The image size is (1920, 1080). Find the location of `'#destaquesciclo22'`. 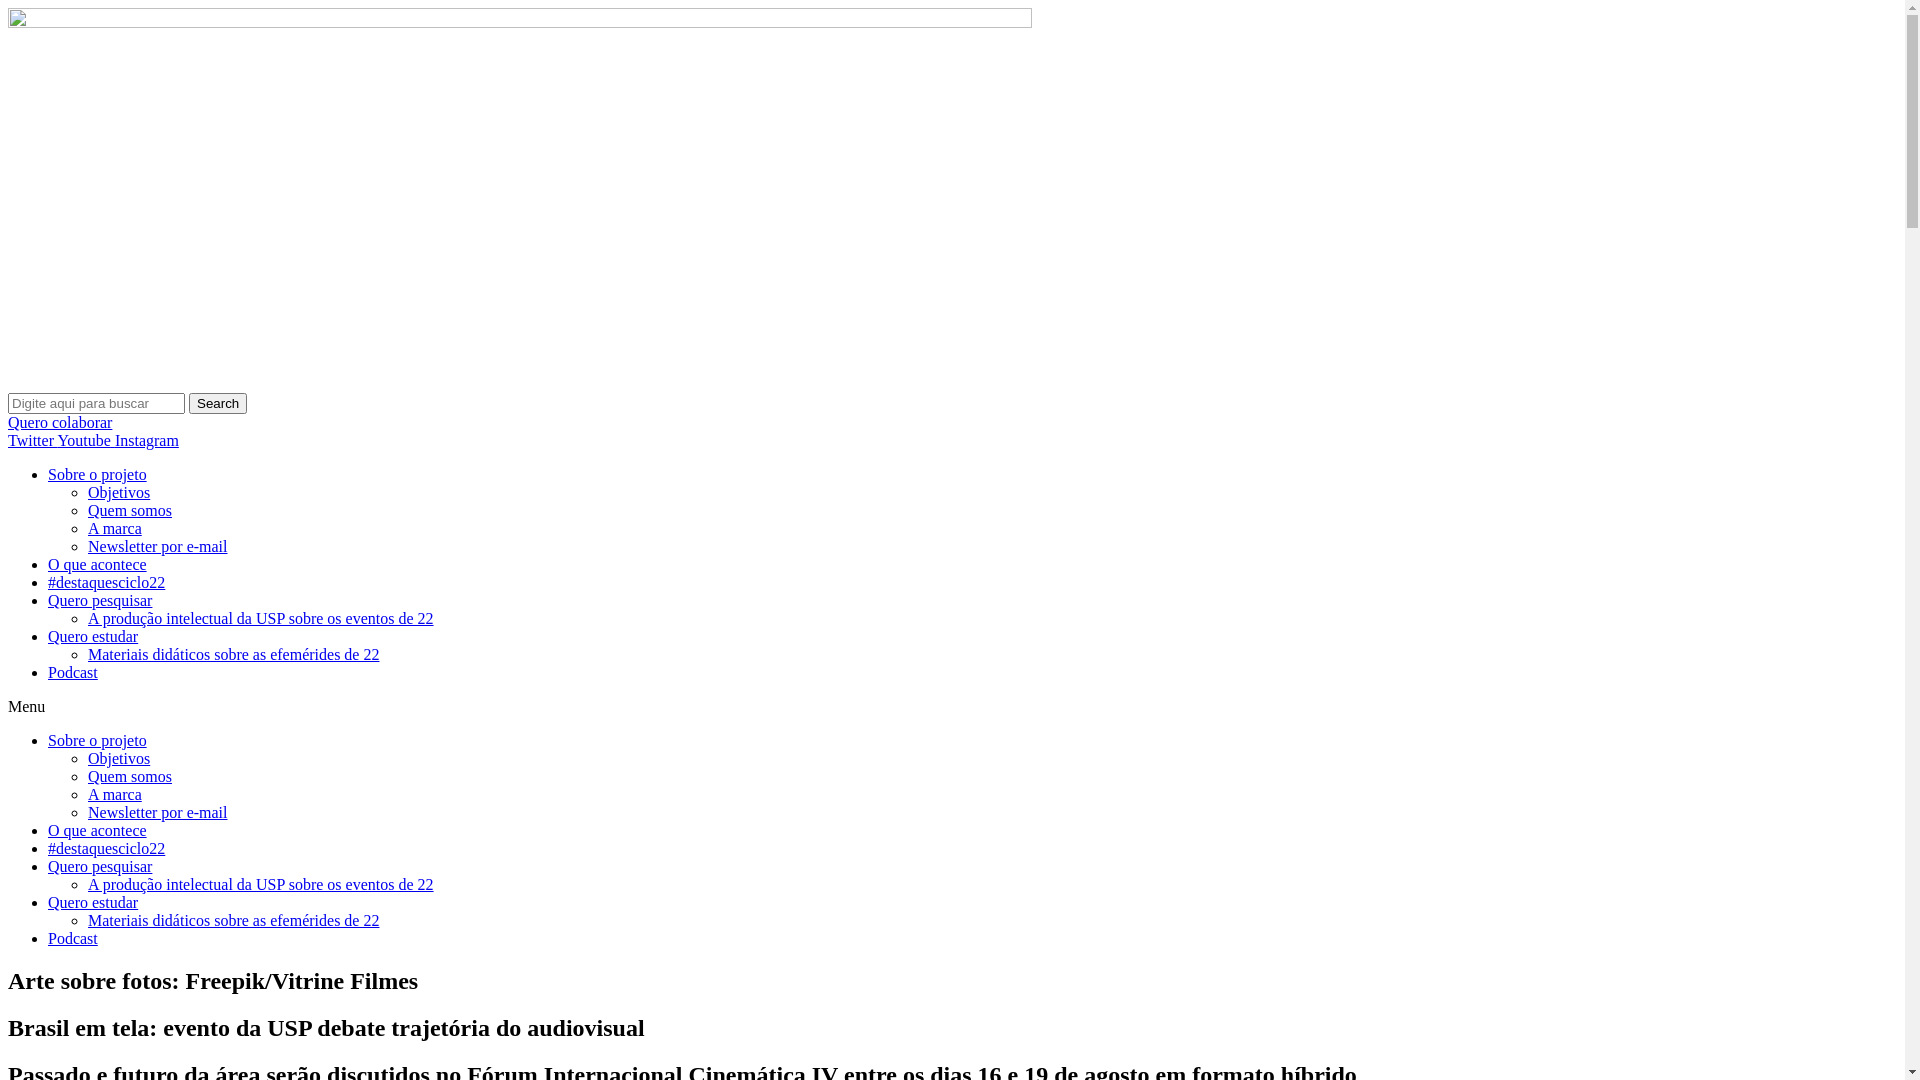

'#destaquesciclo22' is located at coordinates (105, 582).